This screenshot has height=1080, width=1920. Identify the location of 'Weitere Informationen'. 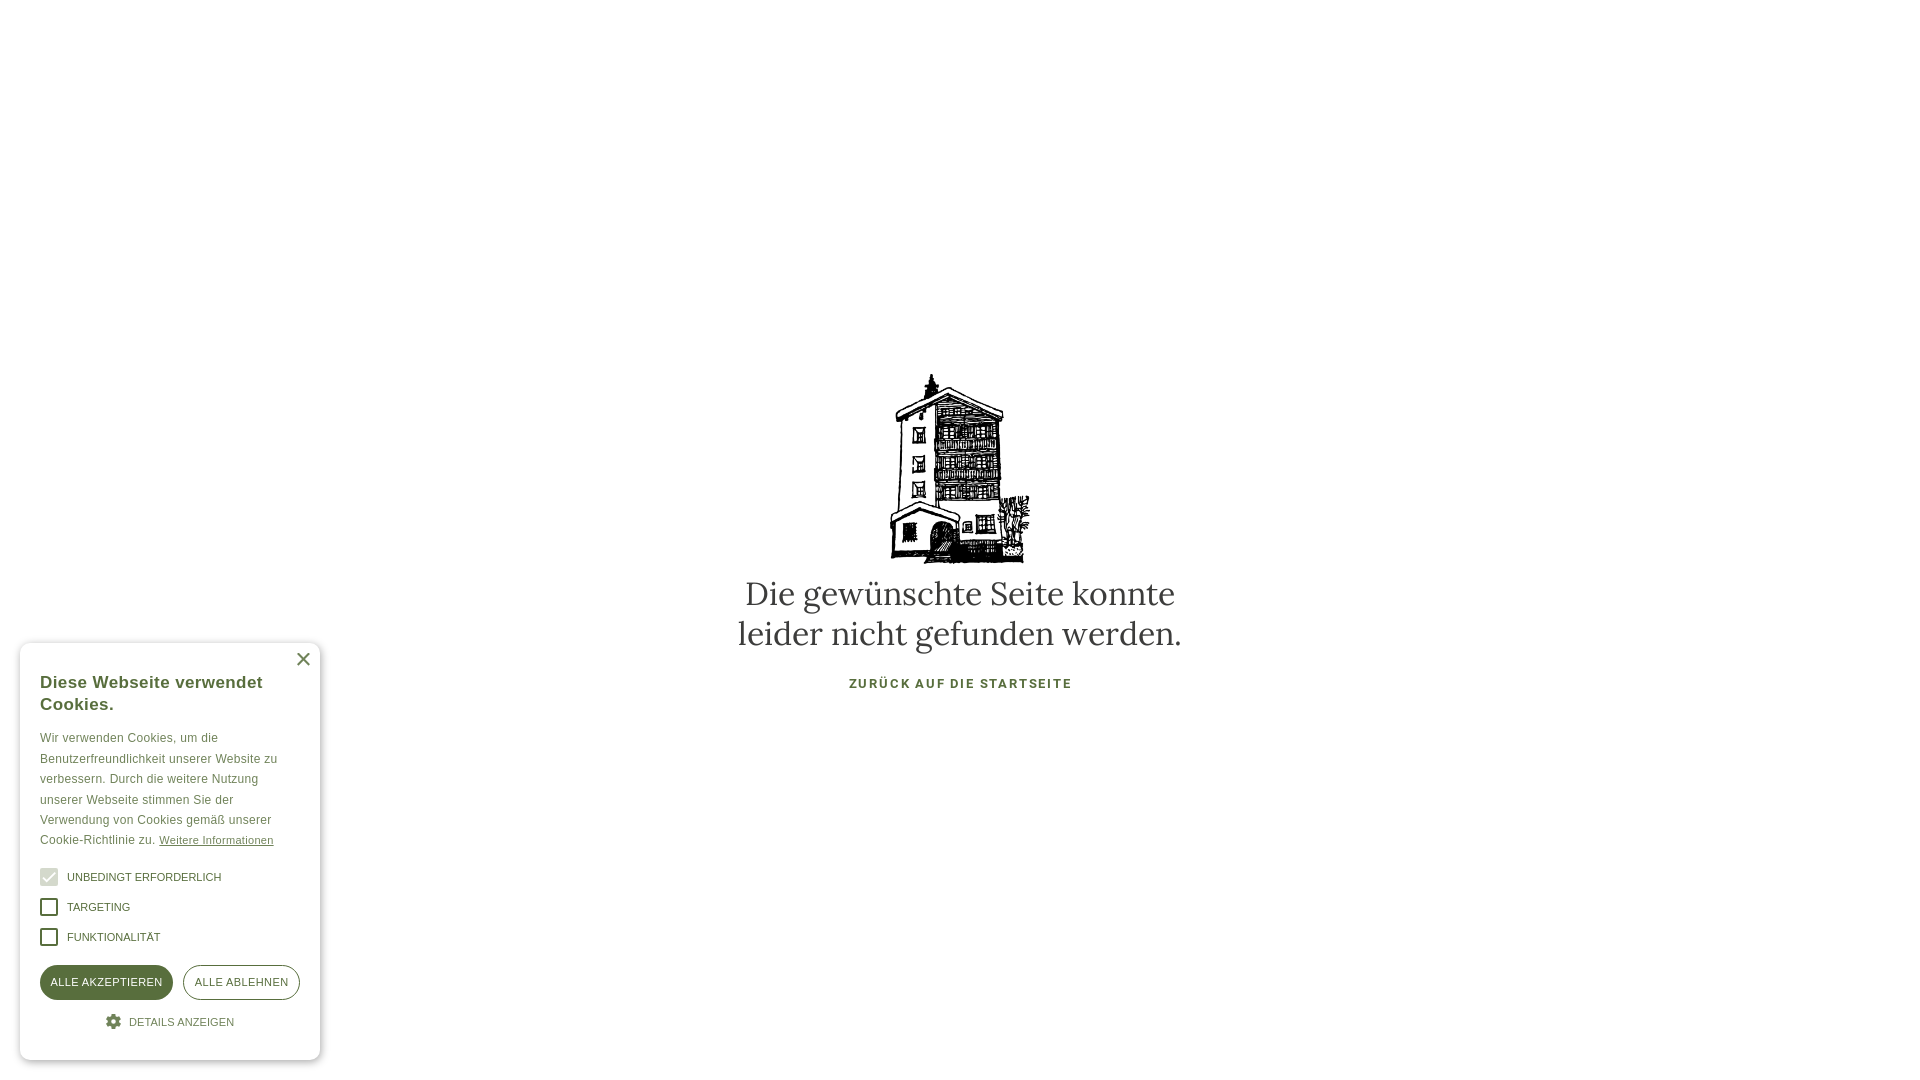
(216, 840).